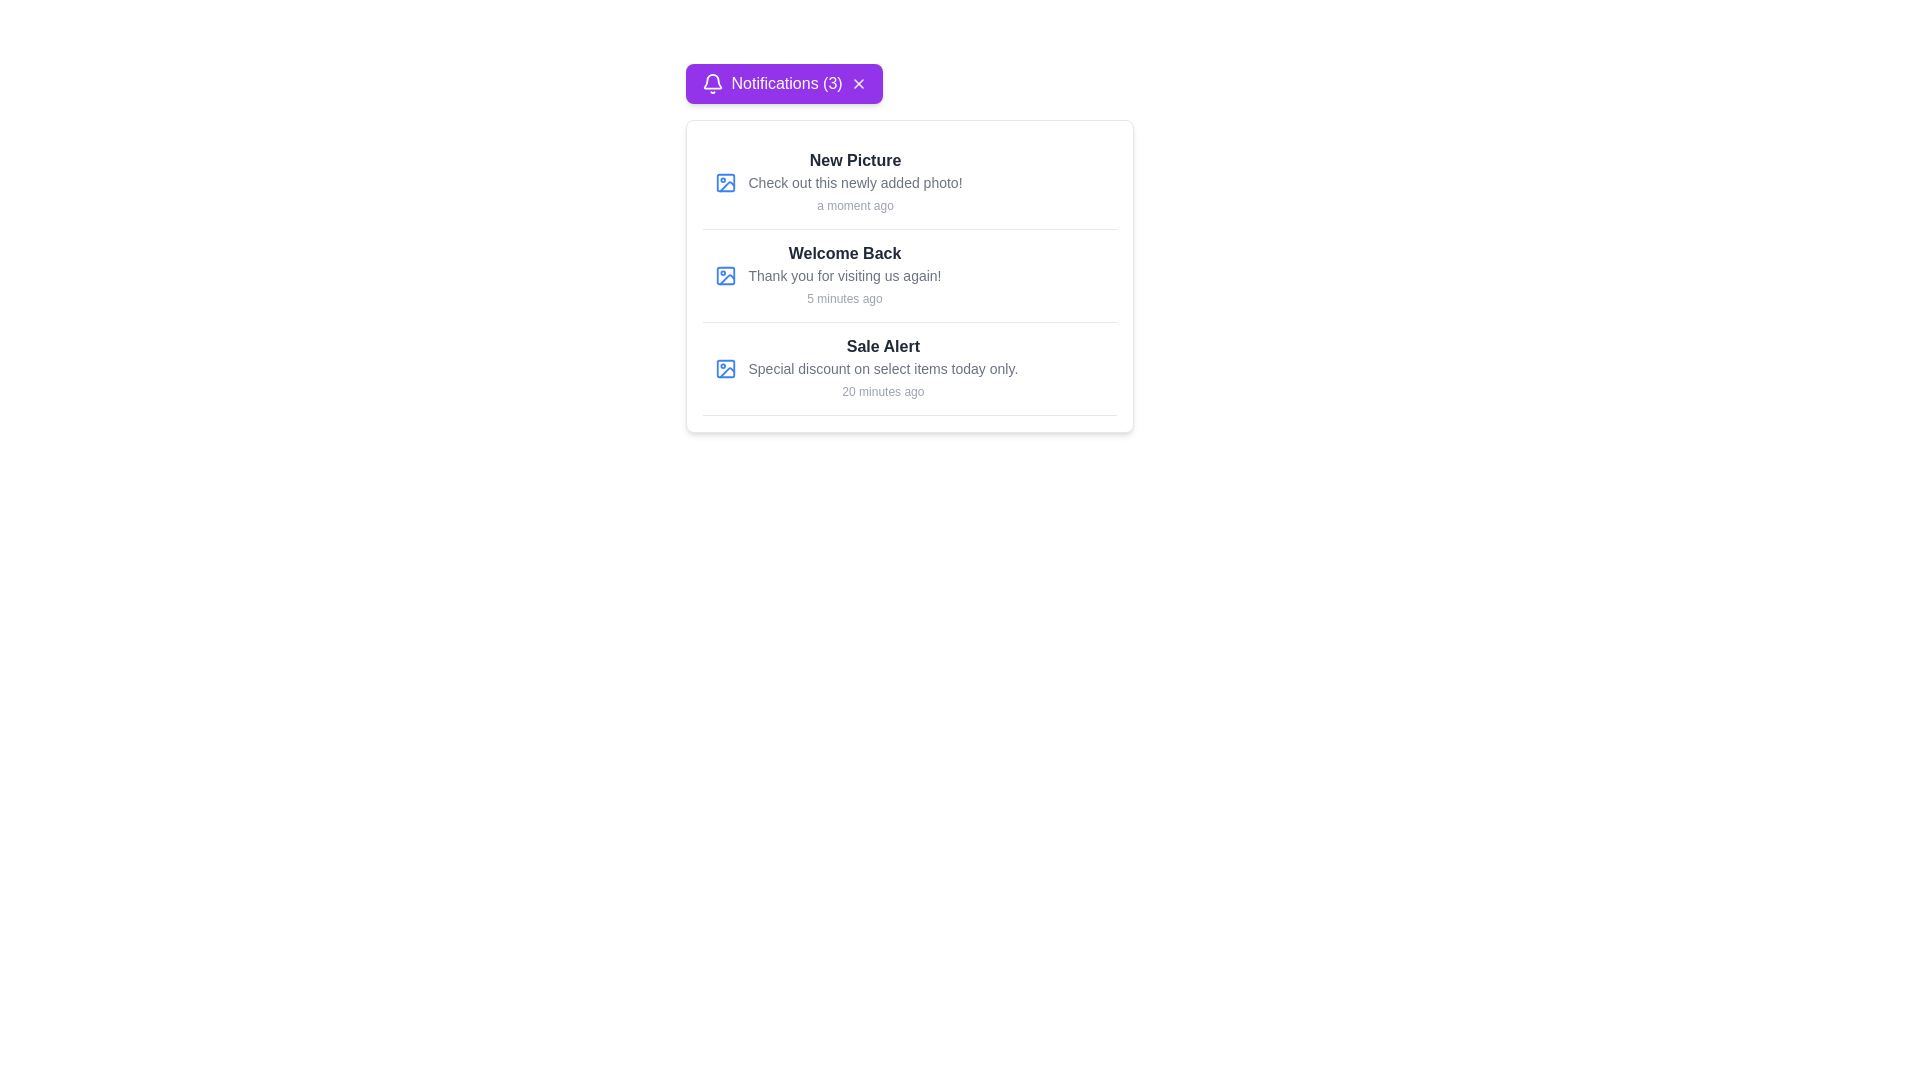 This screenshot has height=1080, width=1920. Describe the element at coordinates (712, 83) in the screenshot. I see `the bell icon located on the left side of the 'Notifications (3)' button in the purple rectangular header of the notification panel` at that location.